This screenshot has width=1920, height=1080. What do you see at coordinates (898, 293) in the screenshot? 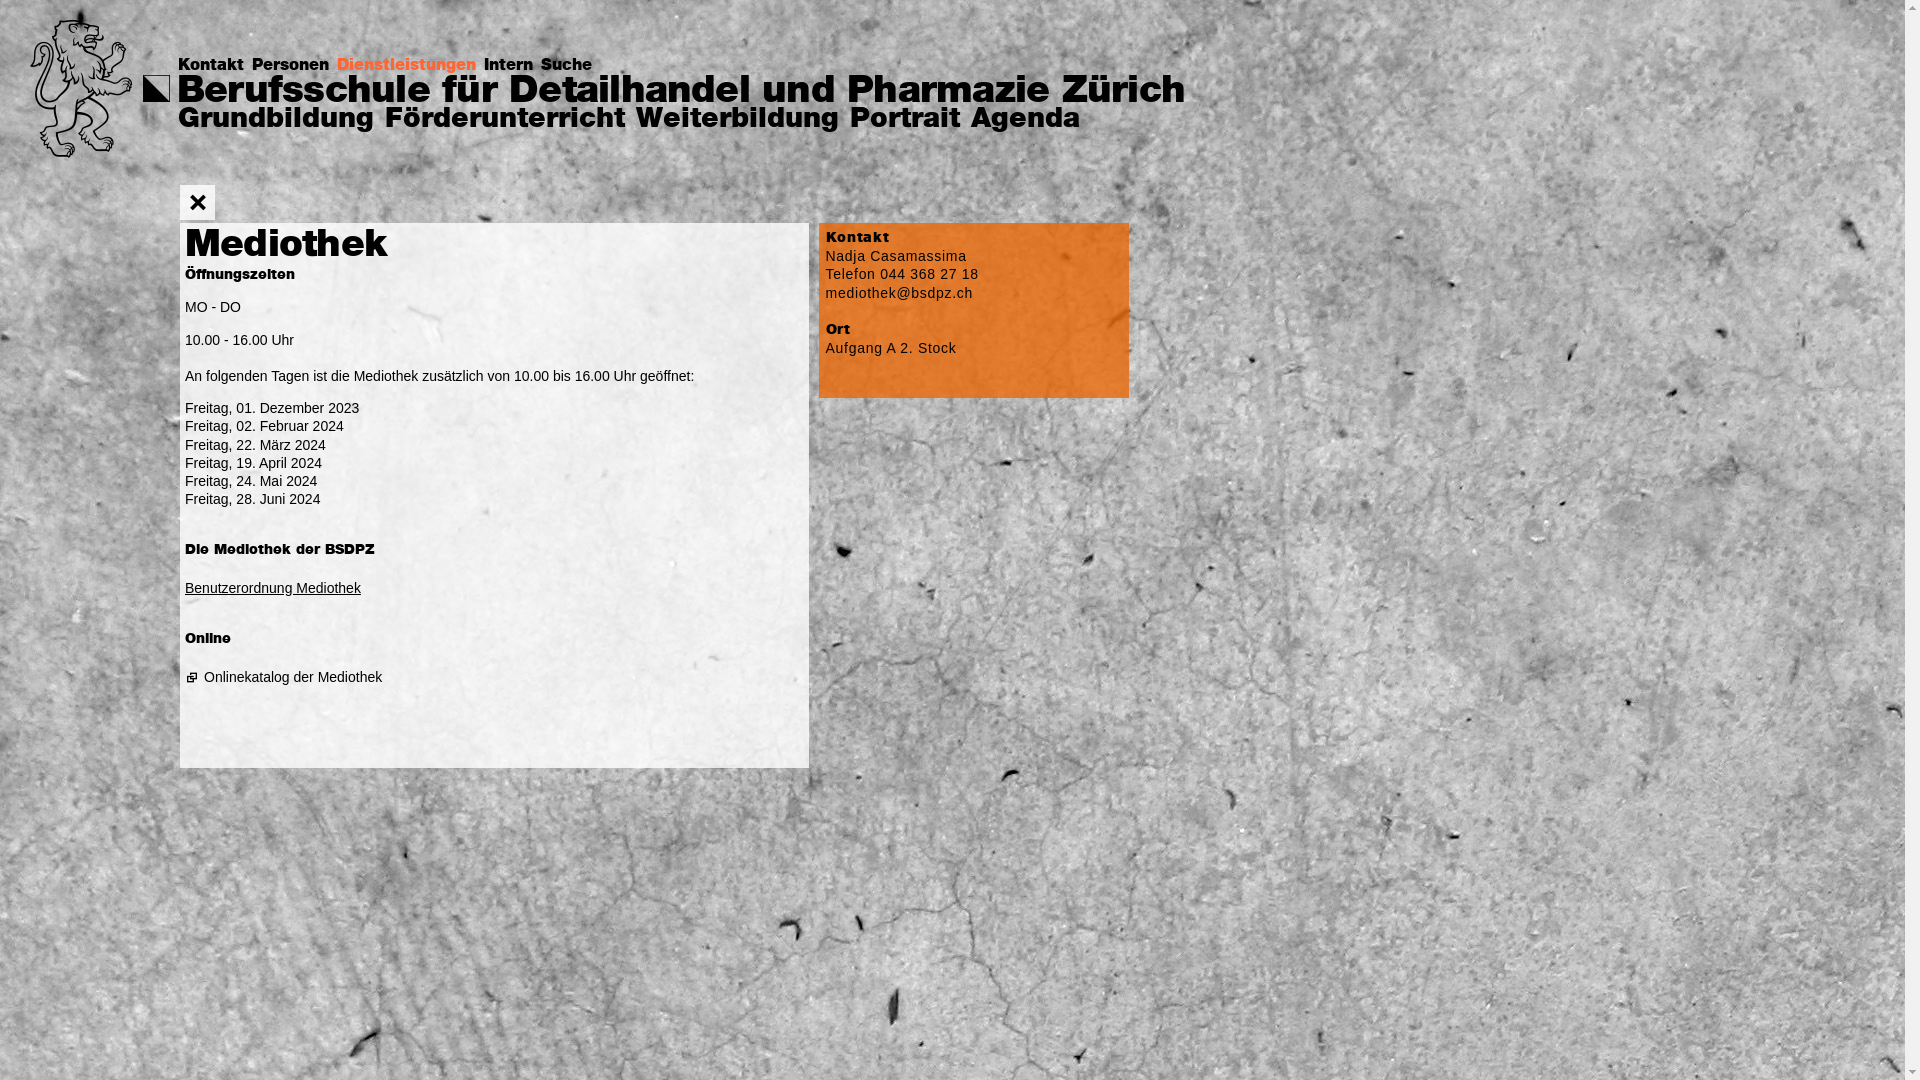
I see `'mediothek@bsdpz.ch'` at bounding box center [898, 293].